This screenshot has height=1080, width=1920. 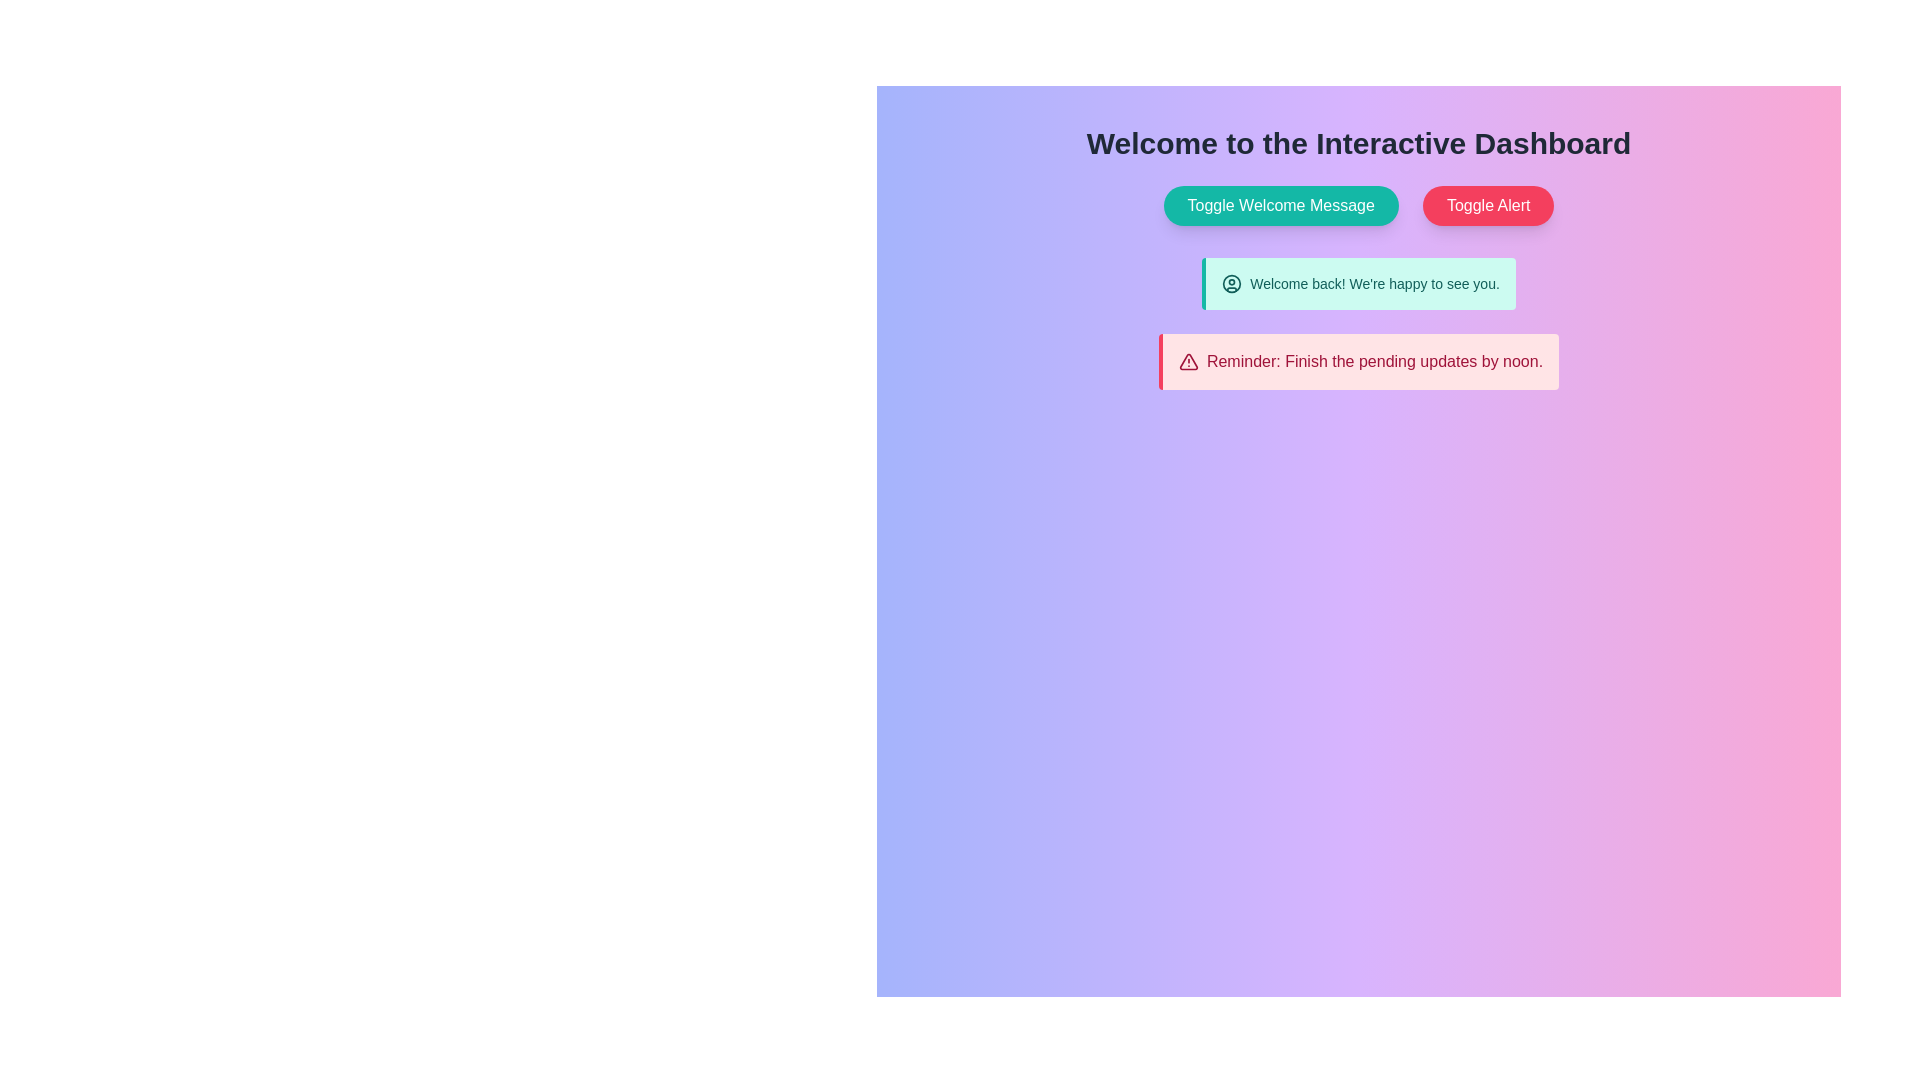 What do you see at coordinates (1360, 284) in the screenshot?
I see `the welcoming message text element inside the teal-themed rectangular box` at bounding box center [1360, 284].